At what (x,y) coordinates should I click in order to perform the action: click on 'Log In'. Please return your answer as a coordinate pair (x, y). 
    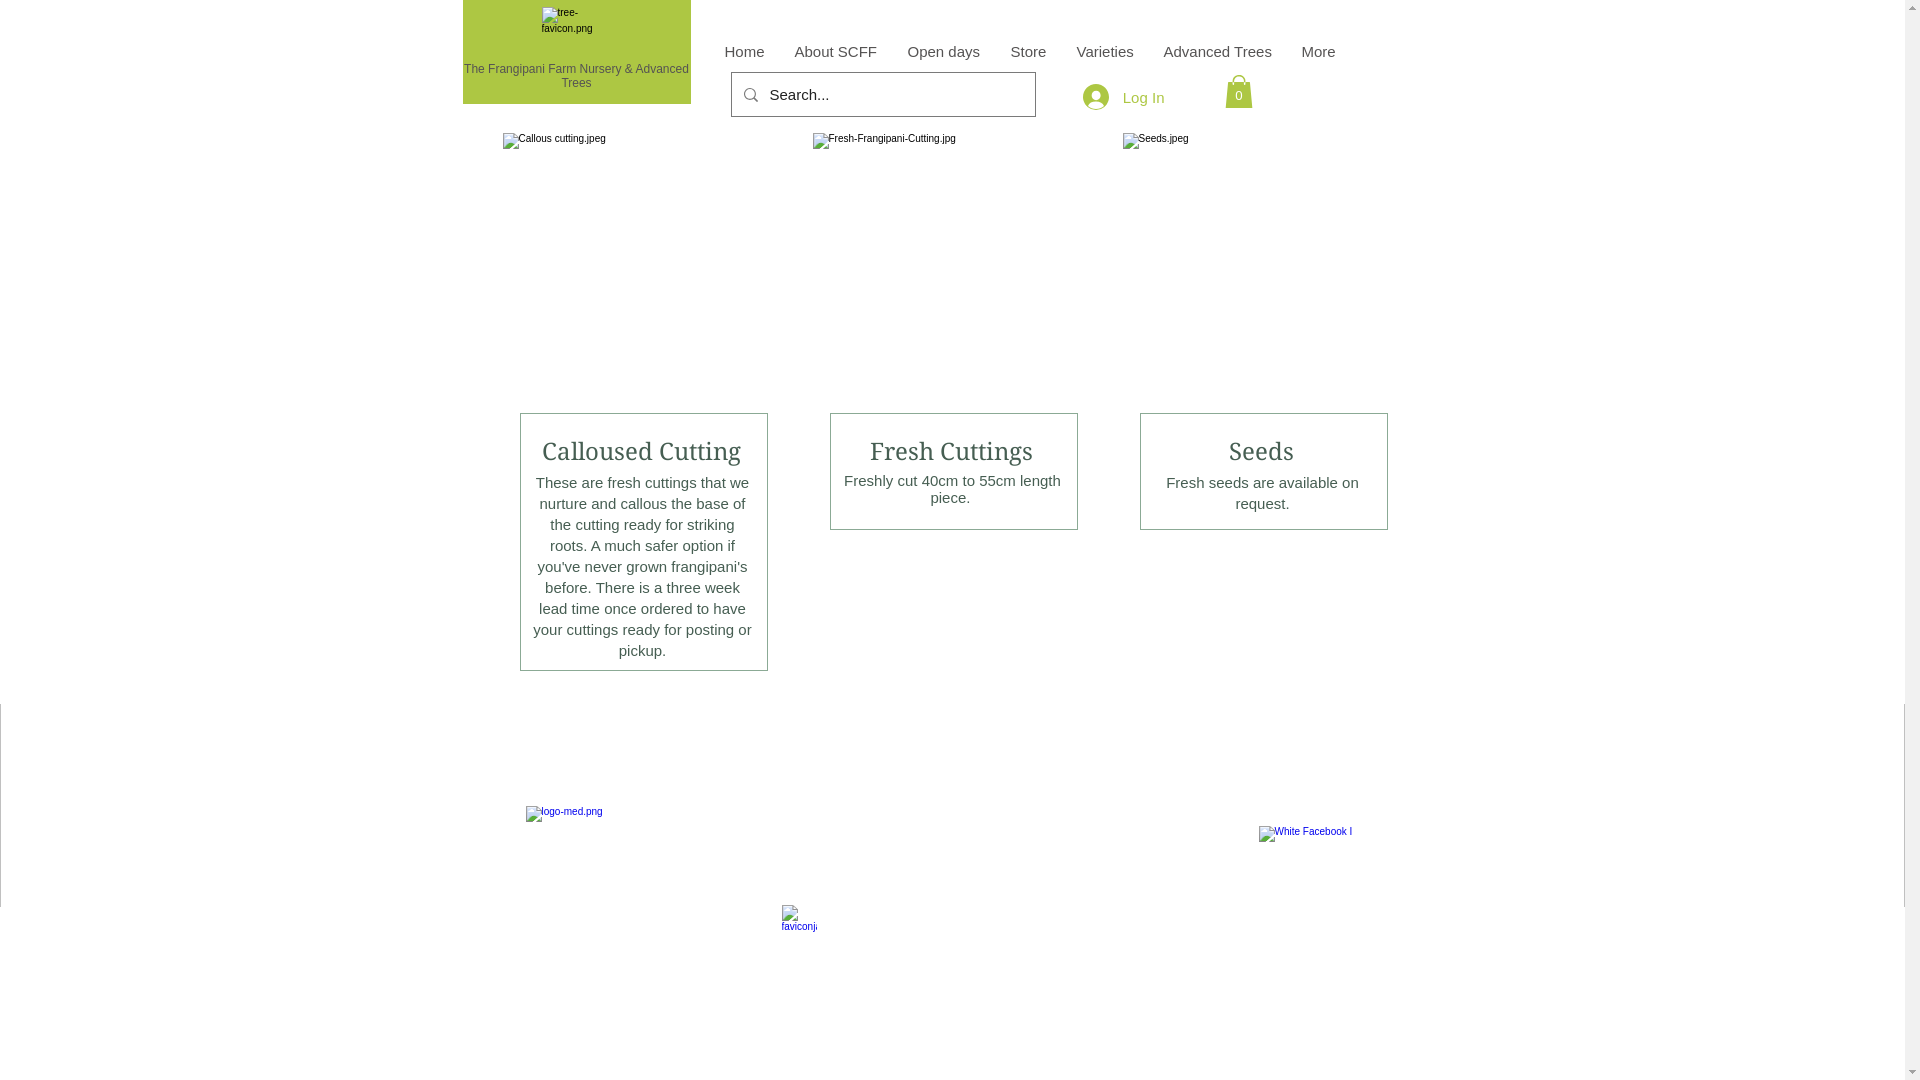
    Looking at the image, I should click on (1068, 96).